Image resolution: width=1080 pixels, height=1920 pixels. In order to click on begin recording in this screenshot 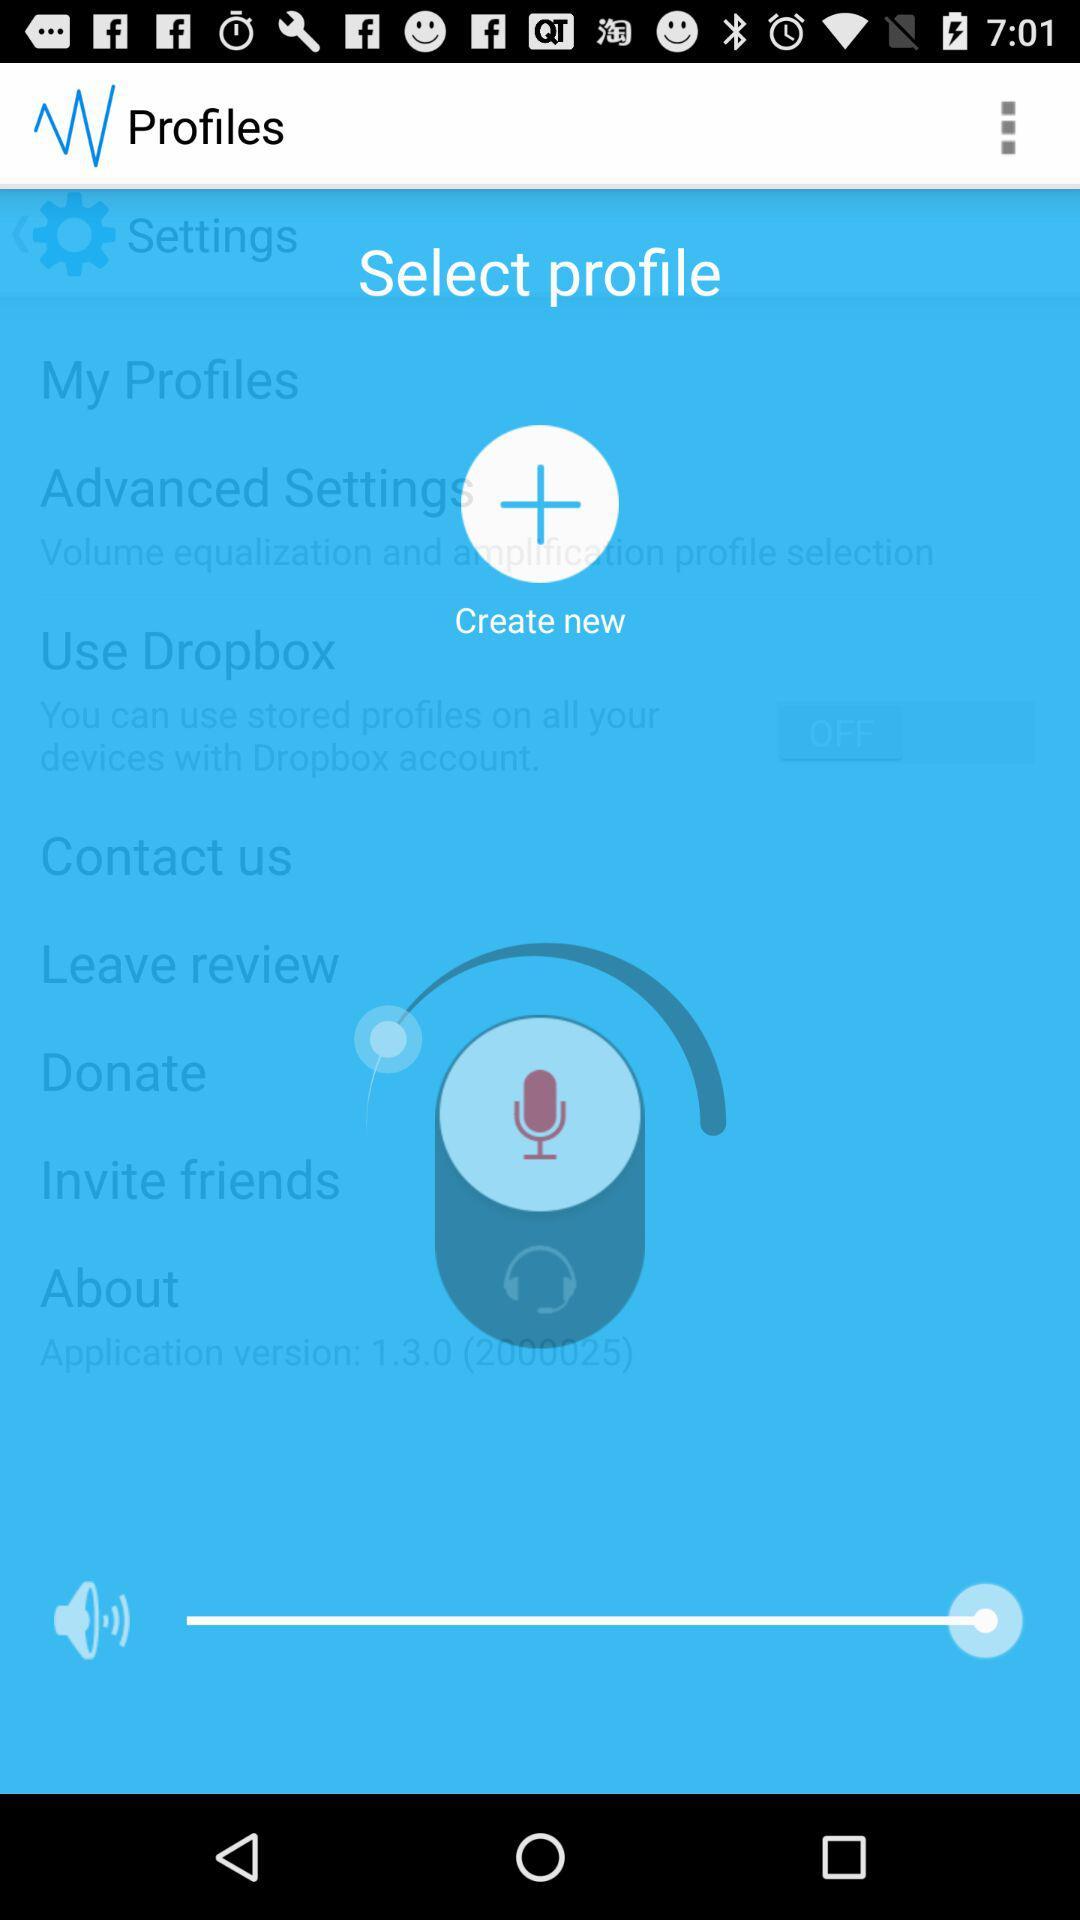, I will do `click(540, 1122)`.